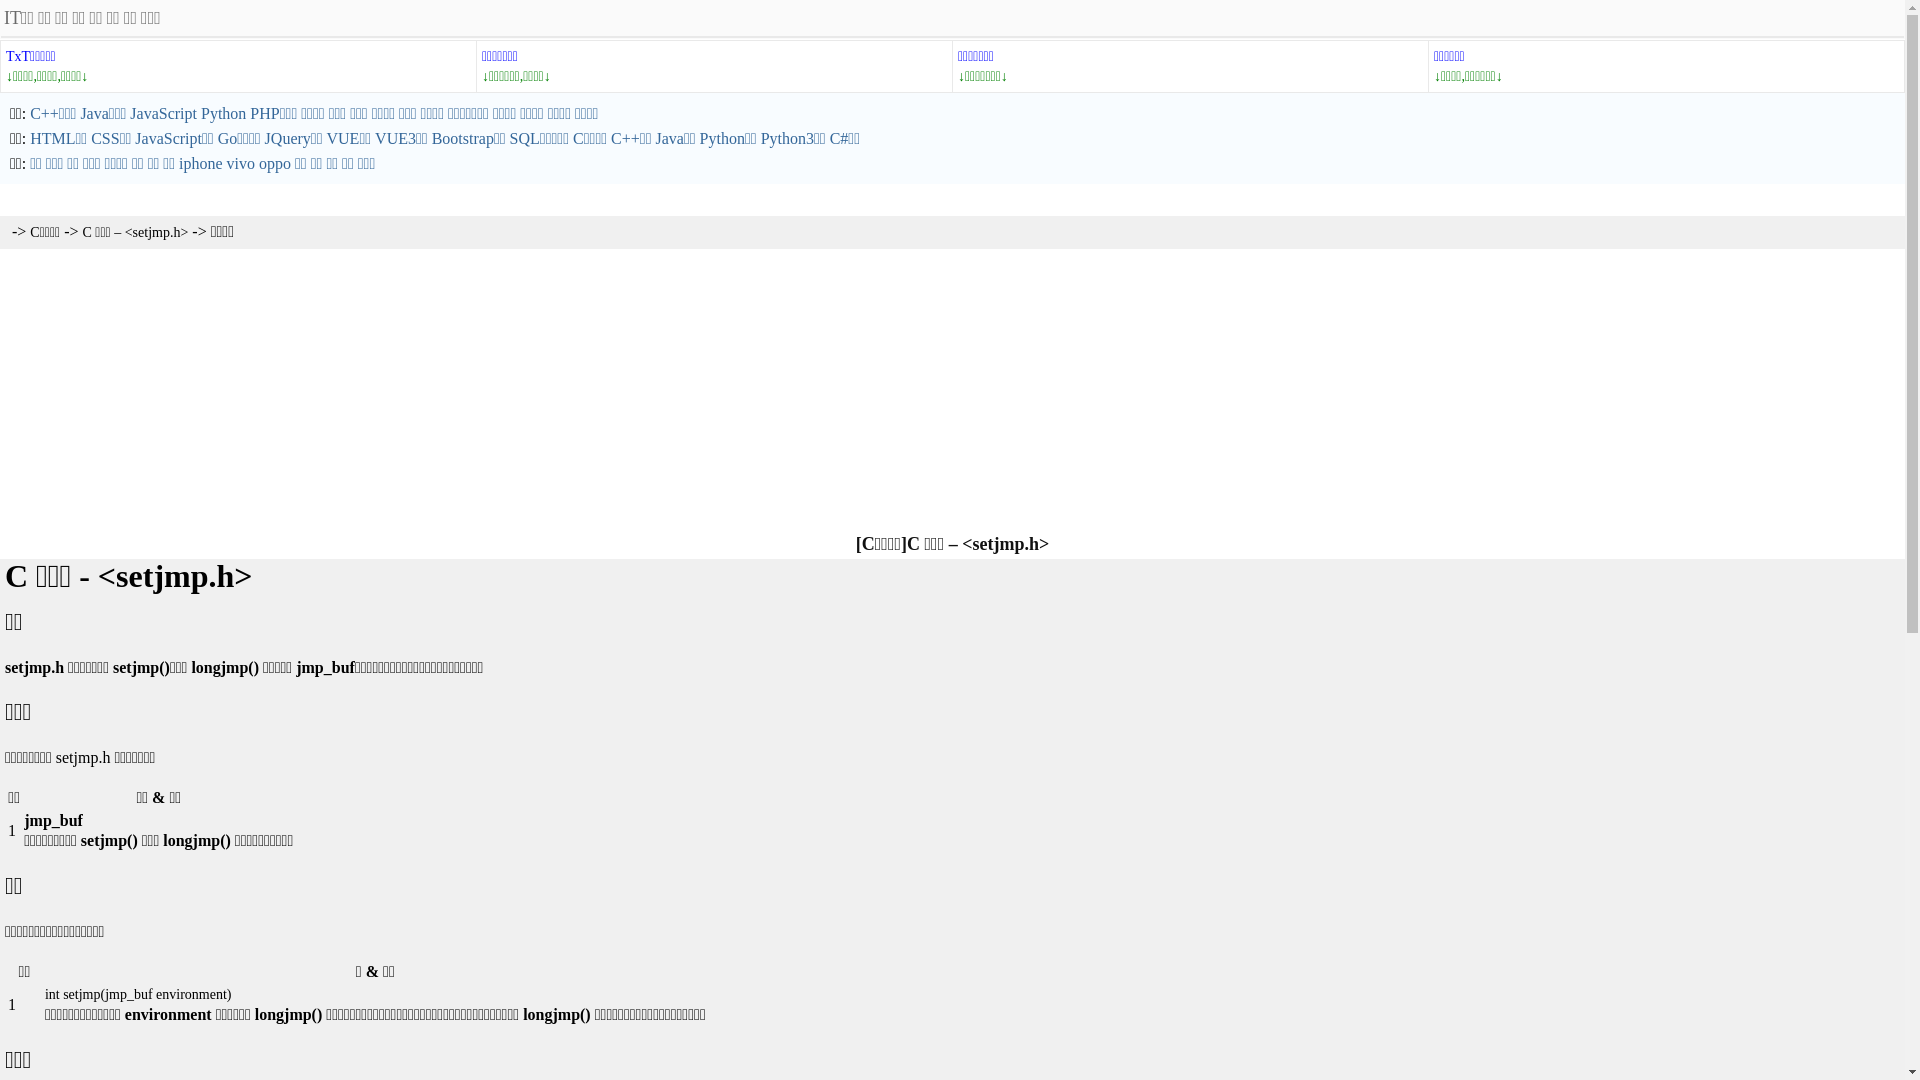 Image resolution: width=1920 pixels, height=1080 pixels. I want to click on 'Python', so click(223, 113).